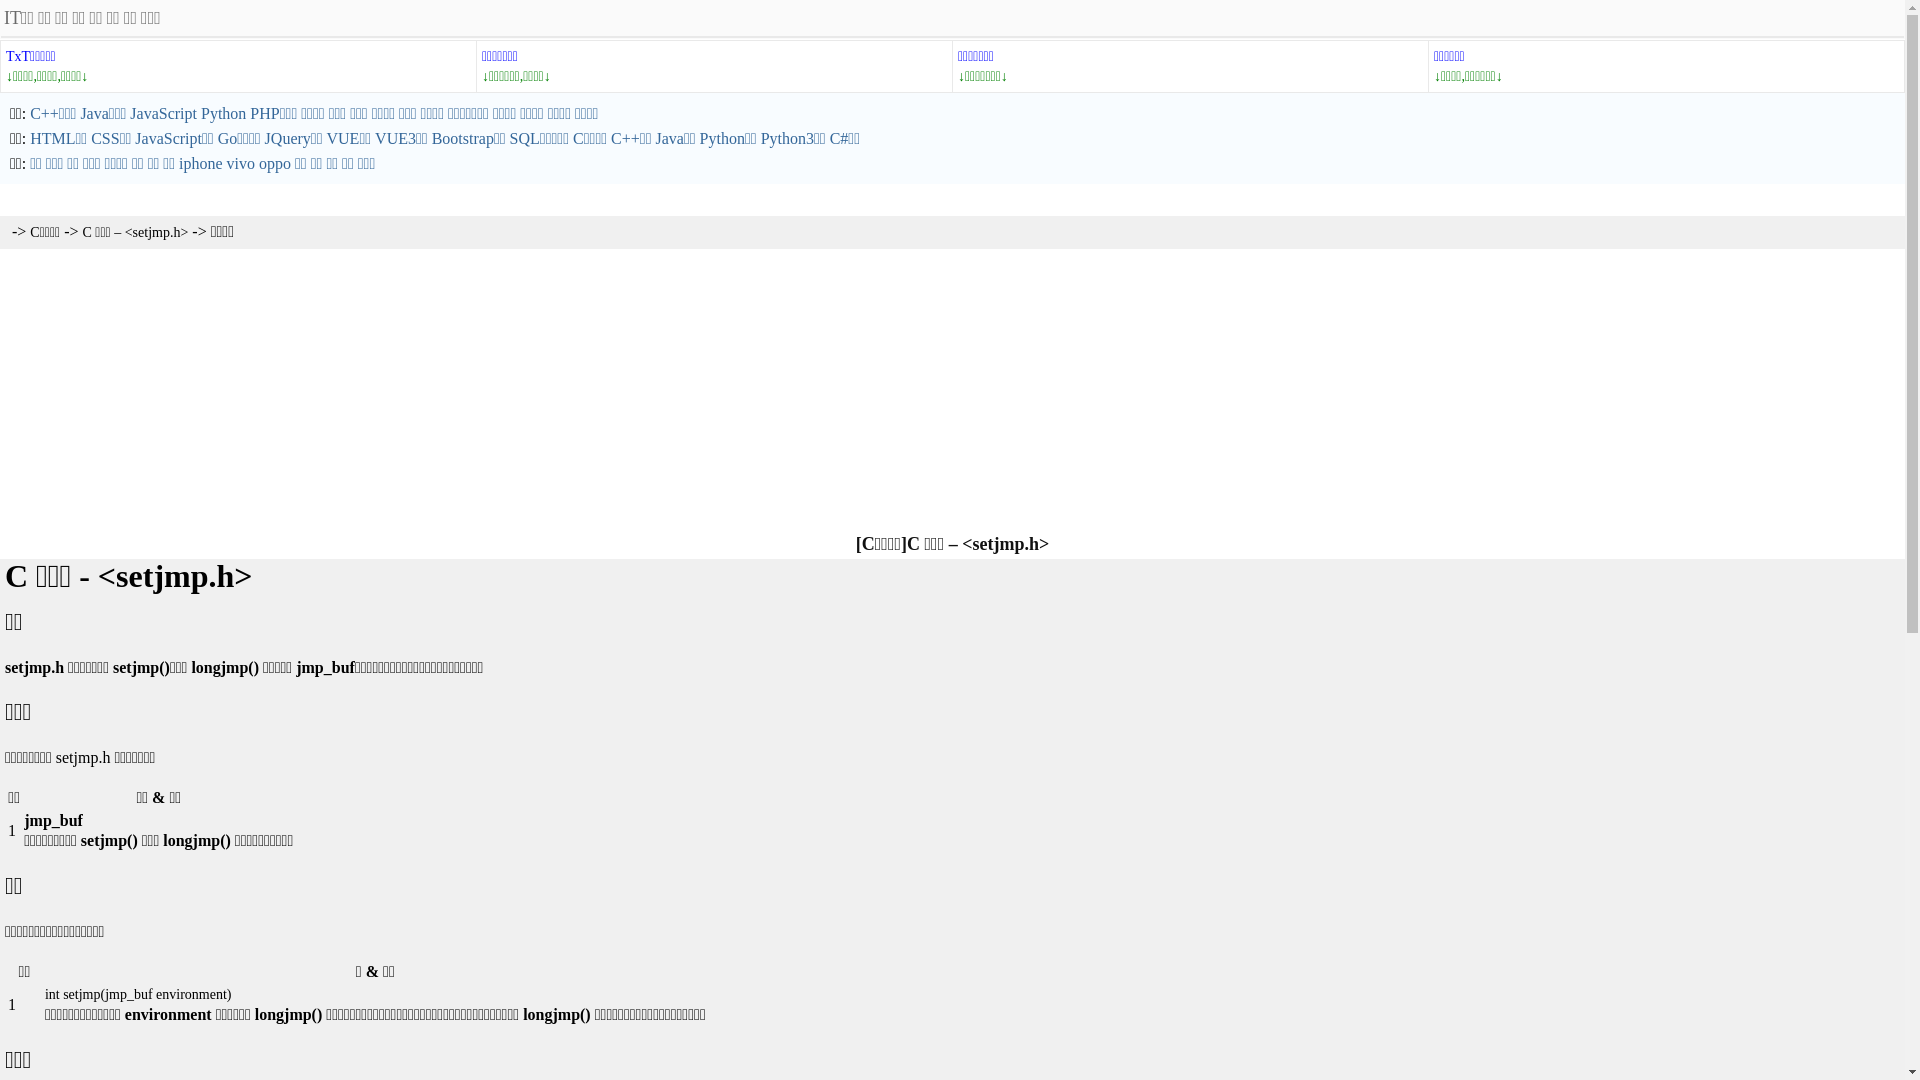 Image resolution: width=1920 pixels, height=1080 pixels. I want to click on 'Python', so click(223, 113).